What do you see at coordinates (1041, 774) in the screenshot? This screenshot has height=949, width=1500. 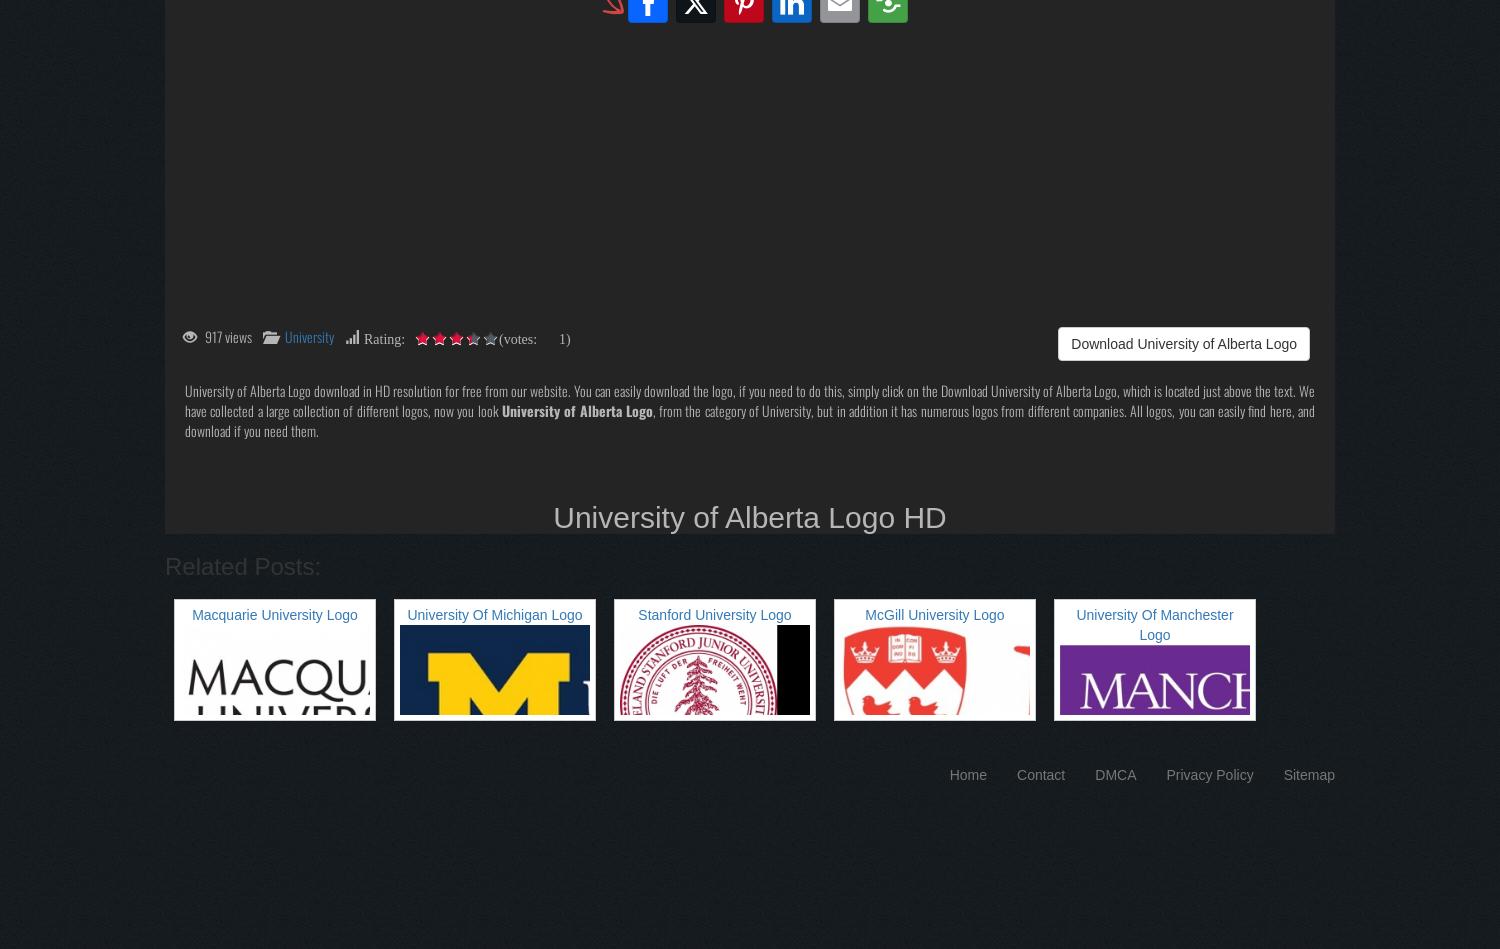 I see `'Contact'` at bounding box center [1041, 774].